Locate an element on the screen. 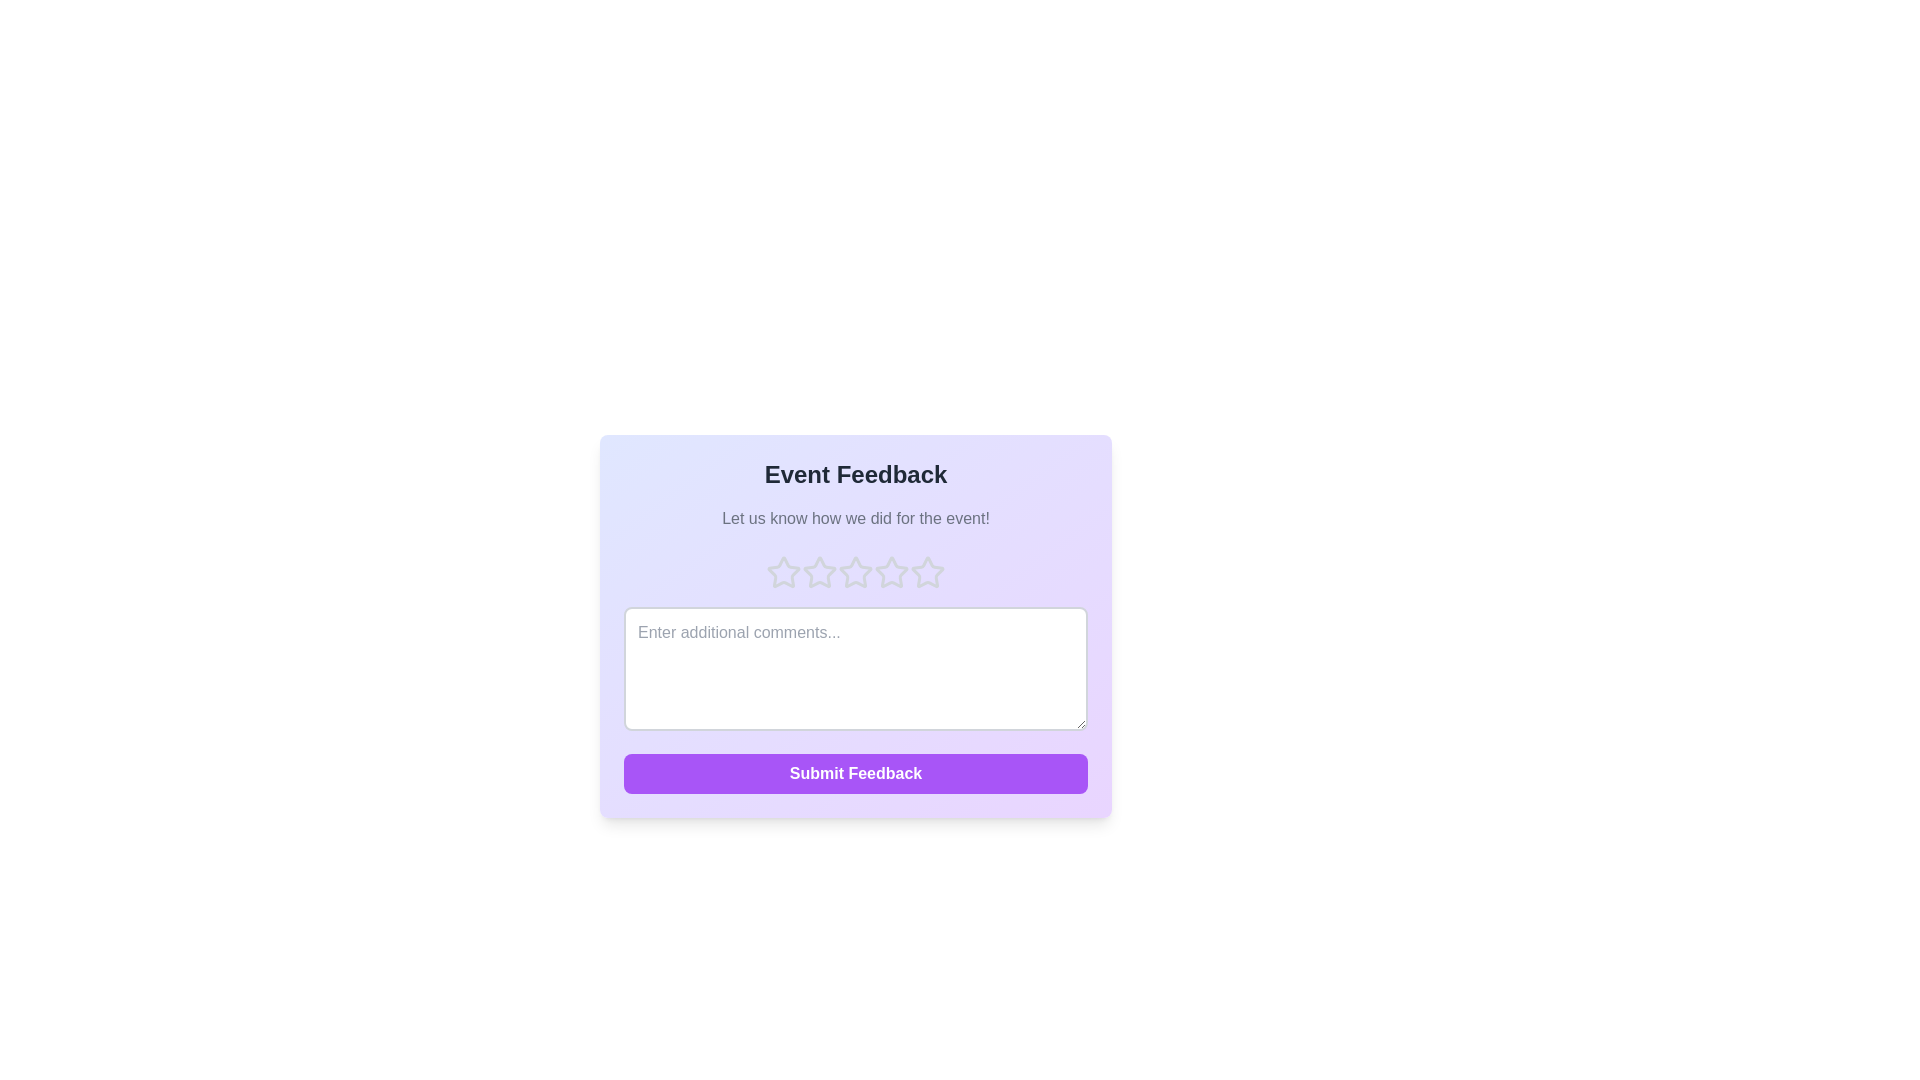 The image size is (1920, 1080). the first star icon in the rating control is located at coordinates (782, 573).